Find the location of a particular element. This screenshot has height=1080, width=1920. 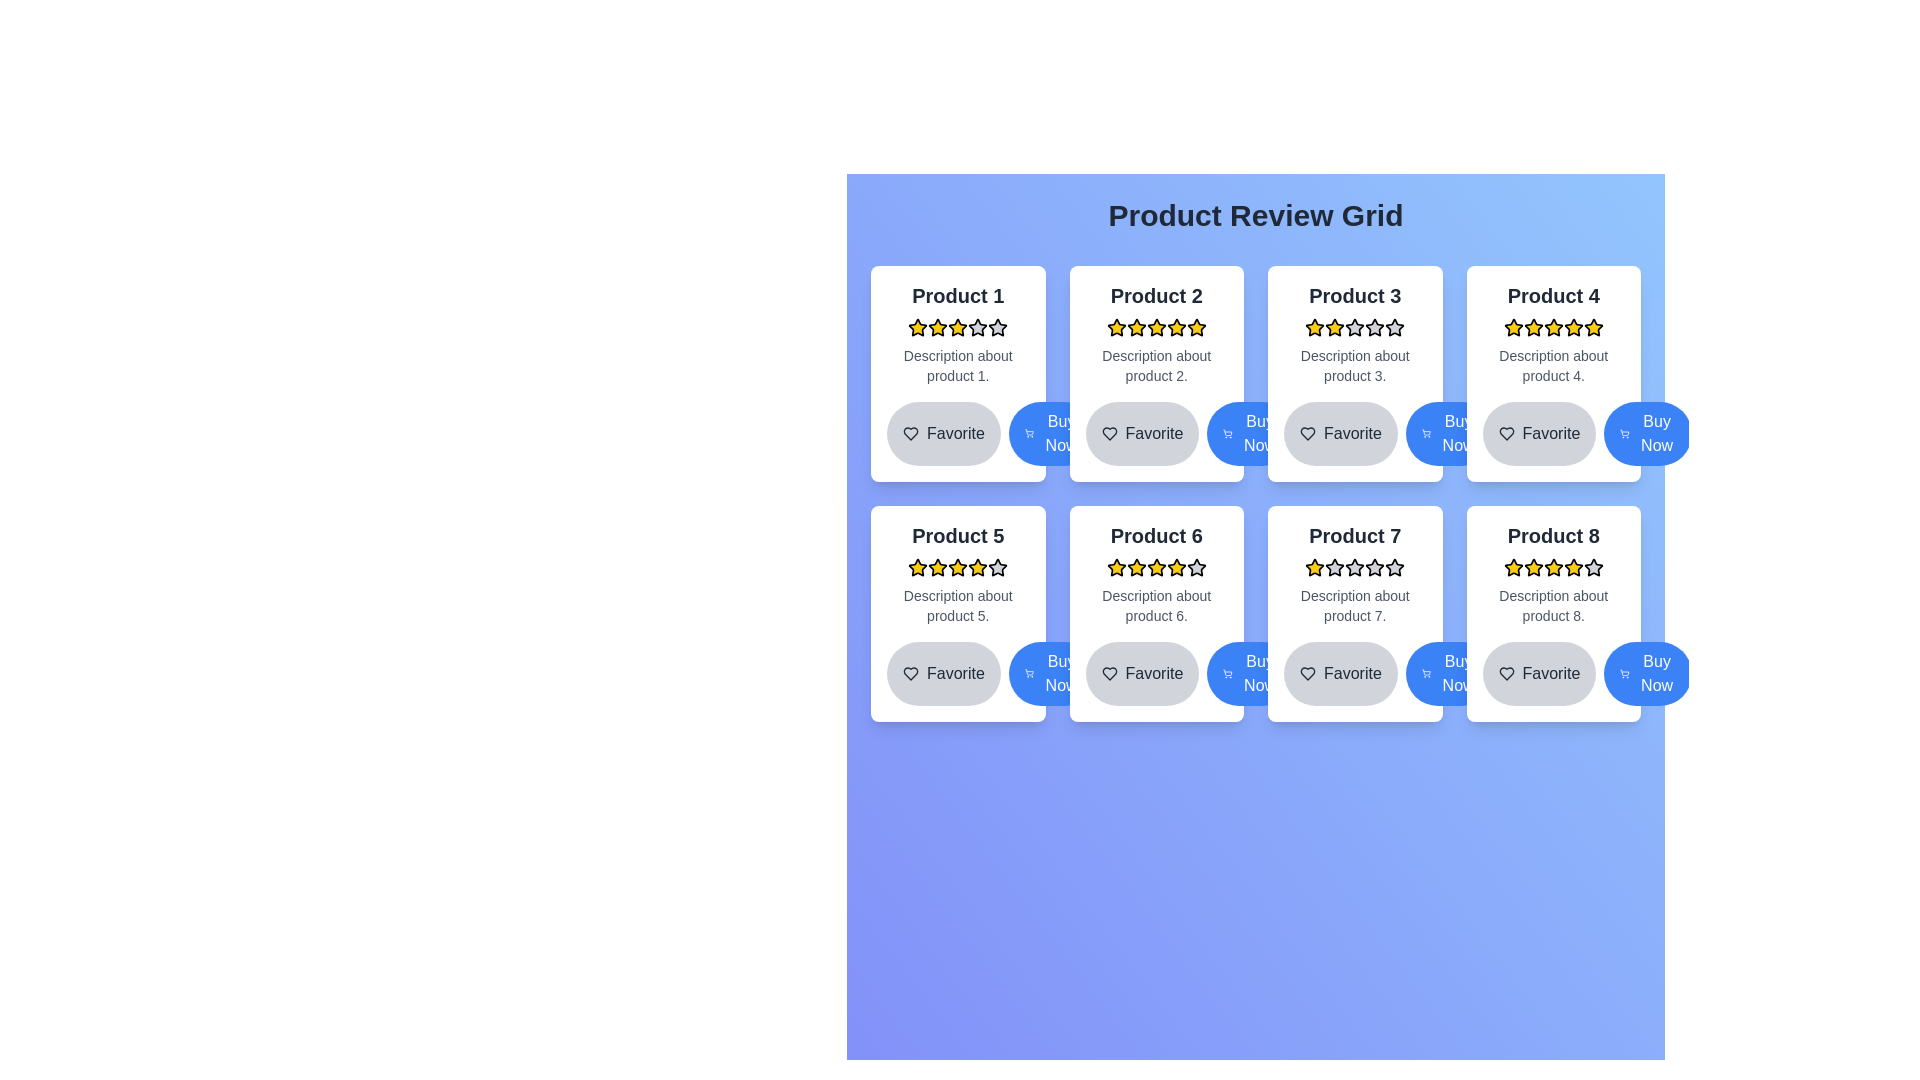

the first star-shaped icon in the rating bar for 'Product 4', which is yellow and positioned in the second row and fourth column of the product grid is located at coordinates (1513, 326).